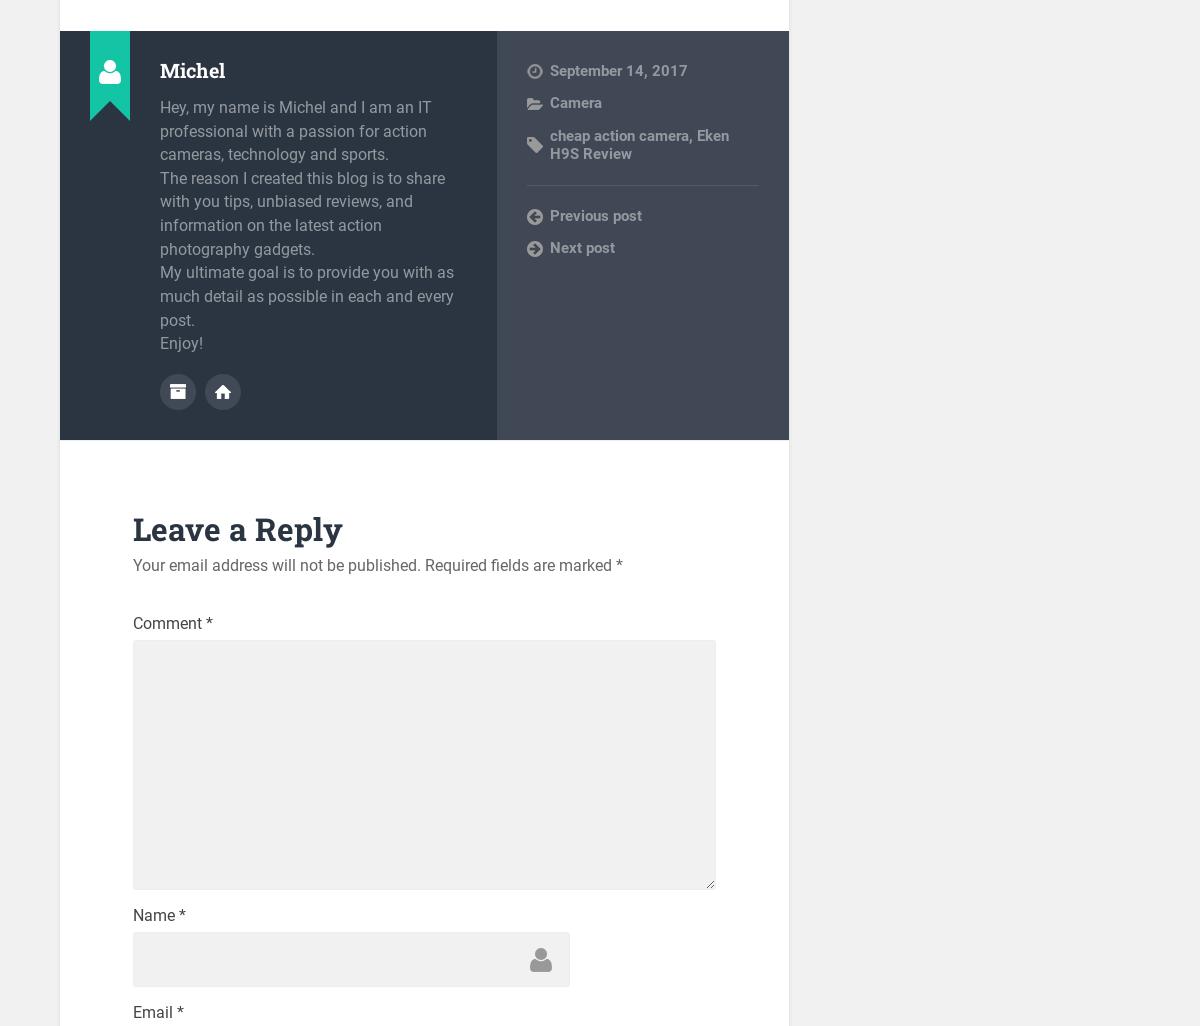 This screenshot has height=1026, width=1200. Describe the element at coordinates (152, 1011) in the screenshot. I see `'Email'` at that location.